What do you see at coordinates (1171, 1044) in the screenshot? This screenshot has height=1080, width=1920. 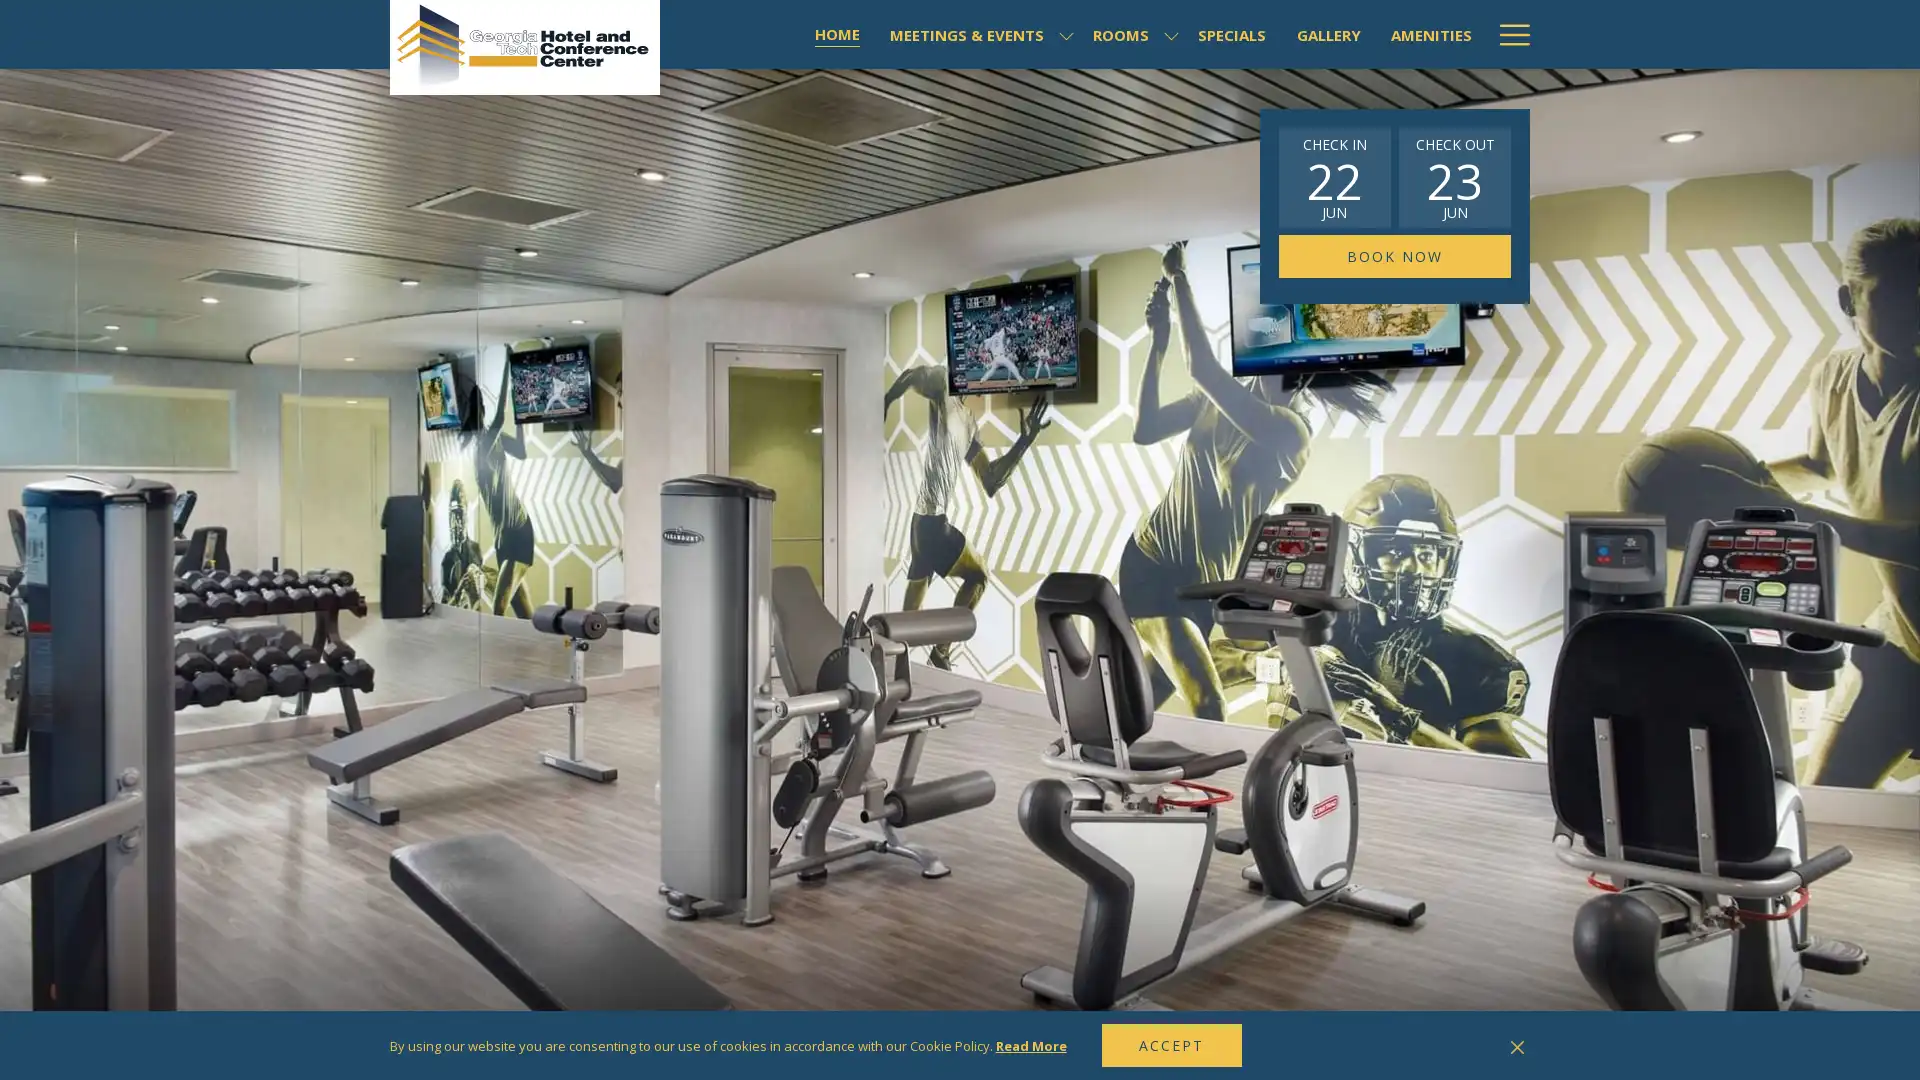 I see `ACCEPT` at bounding box center [1171, 1044].